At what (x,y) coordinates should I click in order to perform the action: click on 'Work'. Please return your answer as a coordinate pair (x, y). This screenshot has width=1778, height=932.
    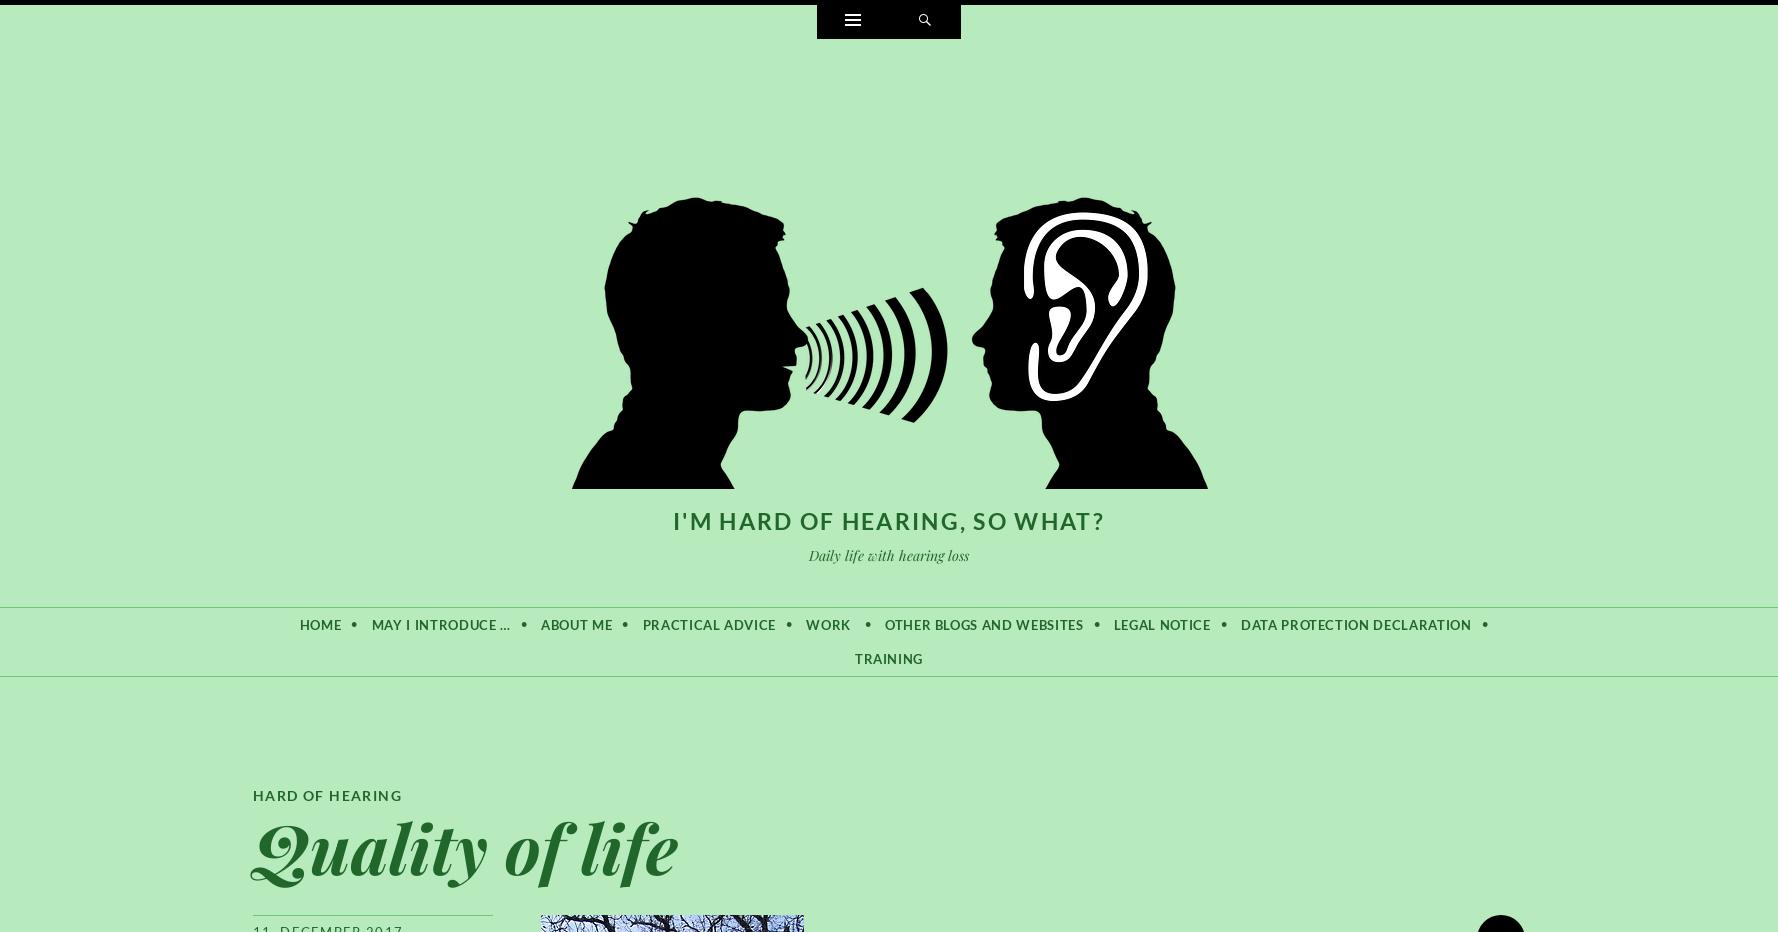
    Looking at the image, I should click on (827, 622).